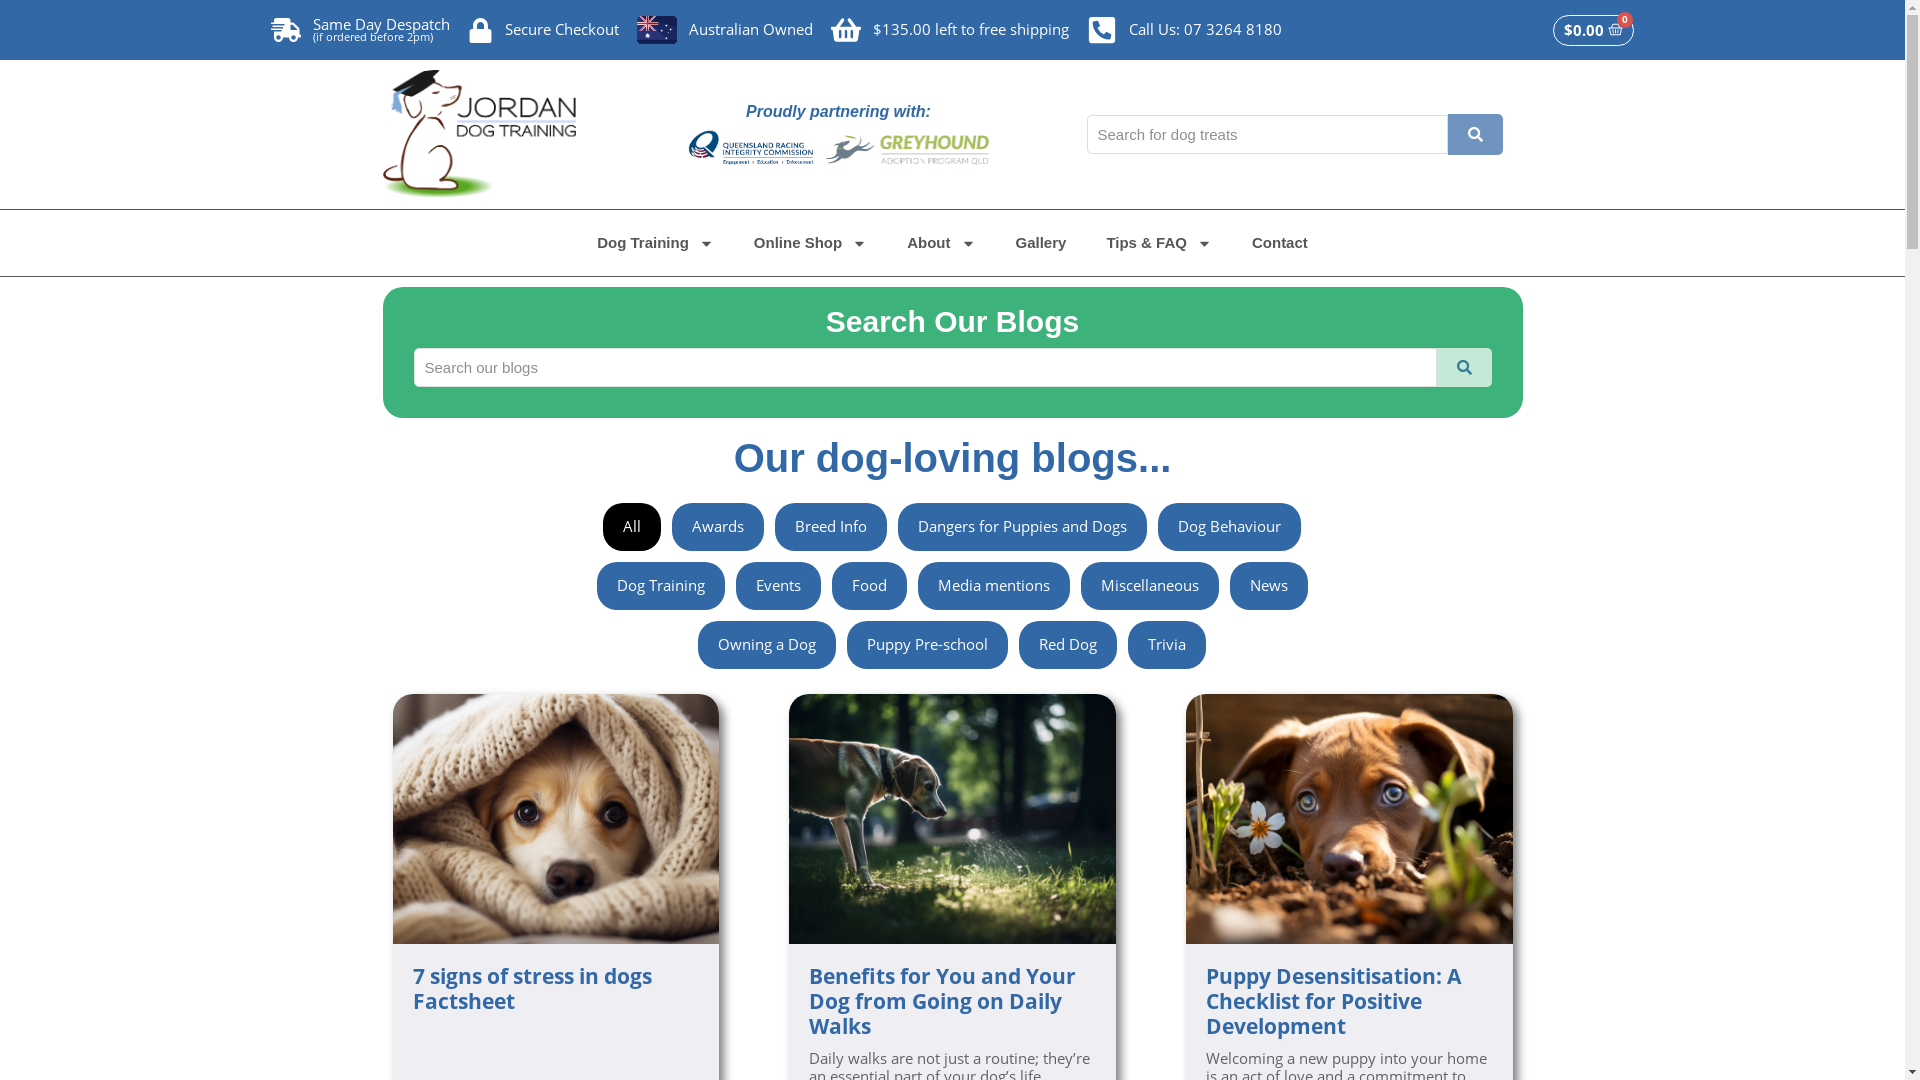 This screenshot has height=1080, width=1920. I want to click on 'Puppy Desensitisation: A Checklist for Positive Development', so click(1349, 1002).